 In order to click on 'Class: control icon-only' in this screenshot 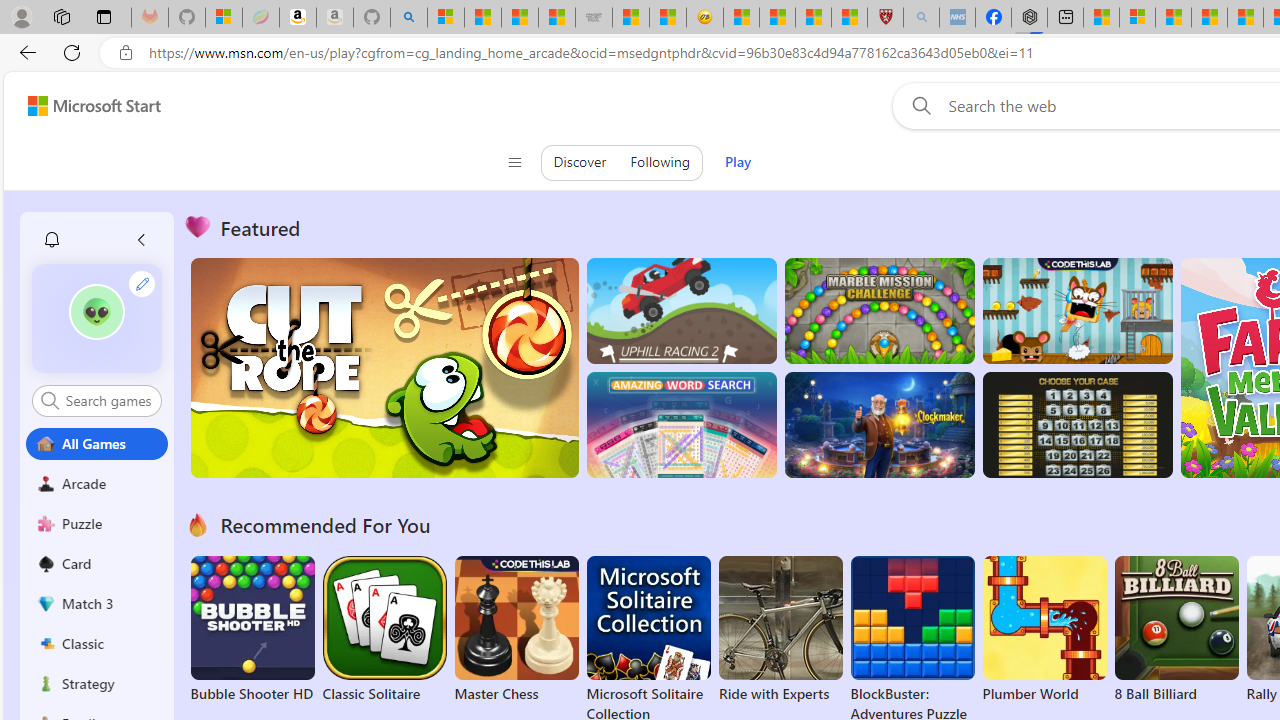, I will do `click(514, 162)`.